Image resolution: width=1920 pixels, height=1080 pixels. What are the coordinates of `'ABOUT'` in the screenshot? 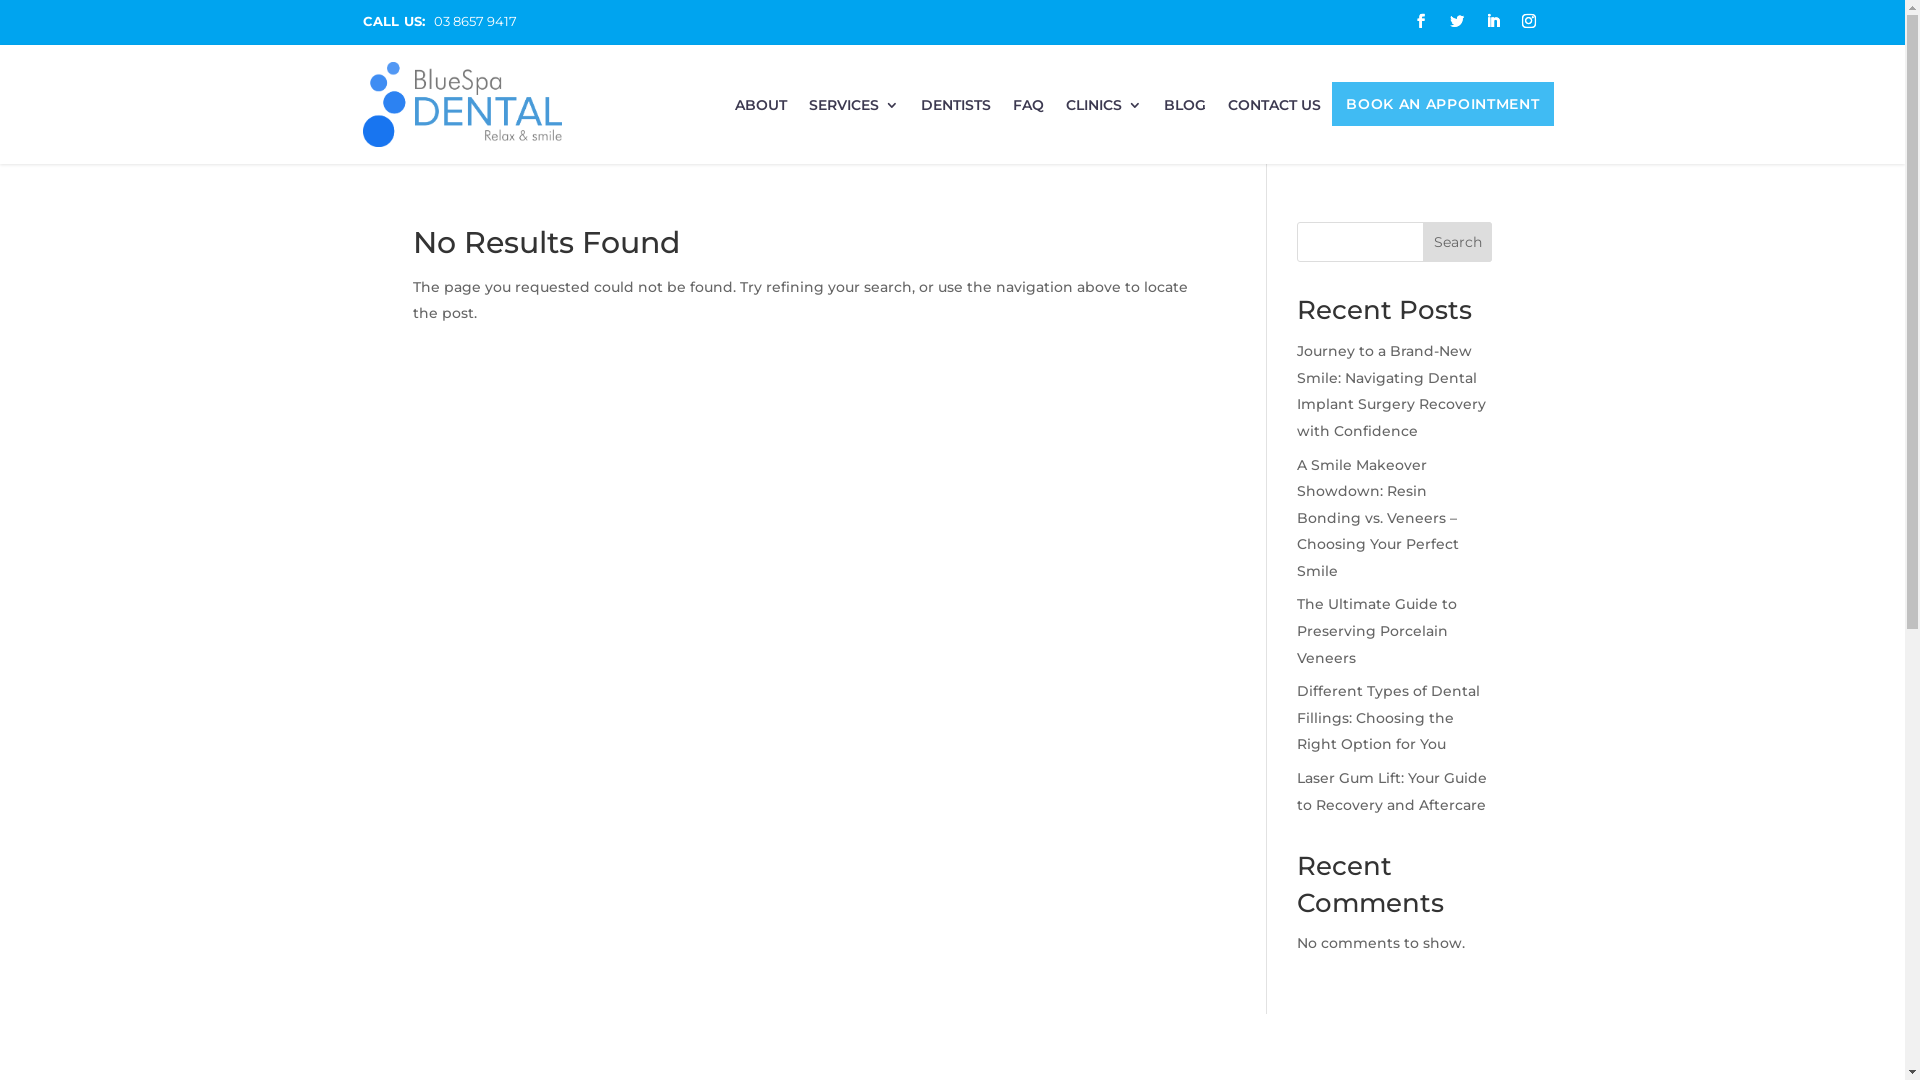 It's located at (733, 111).